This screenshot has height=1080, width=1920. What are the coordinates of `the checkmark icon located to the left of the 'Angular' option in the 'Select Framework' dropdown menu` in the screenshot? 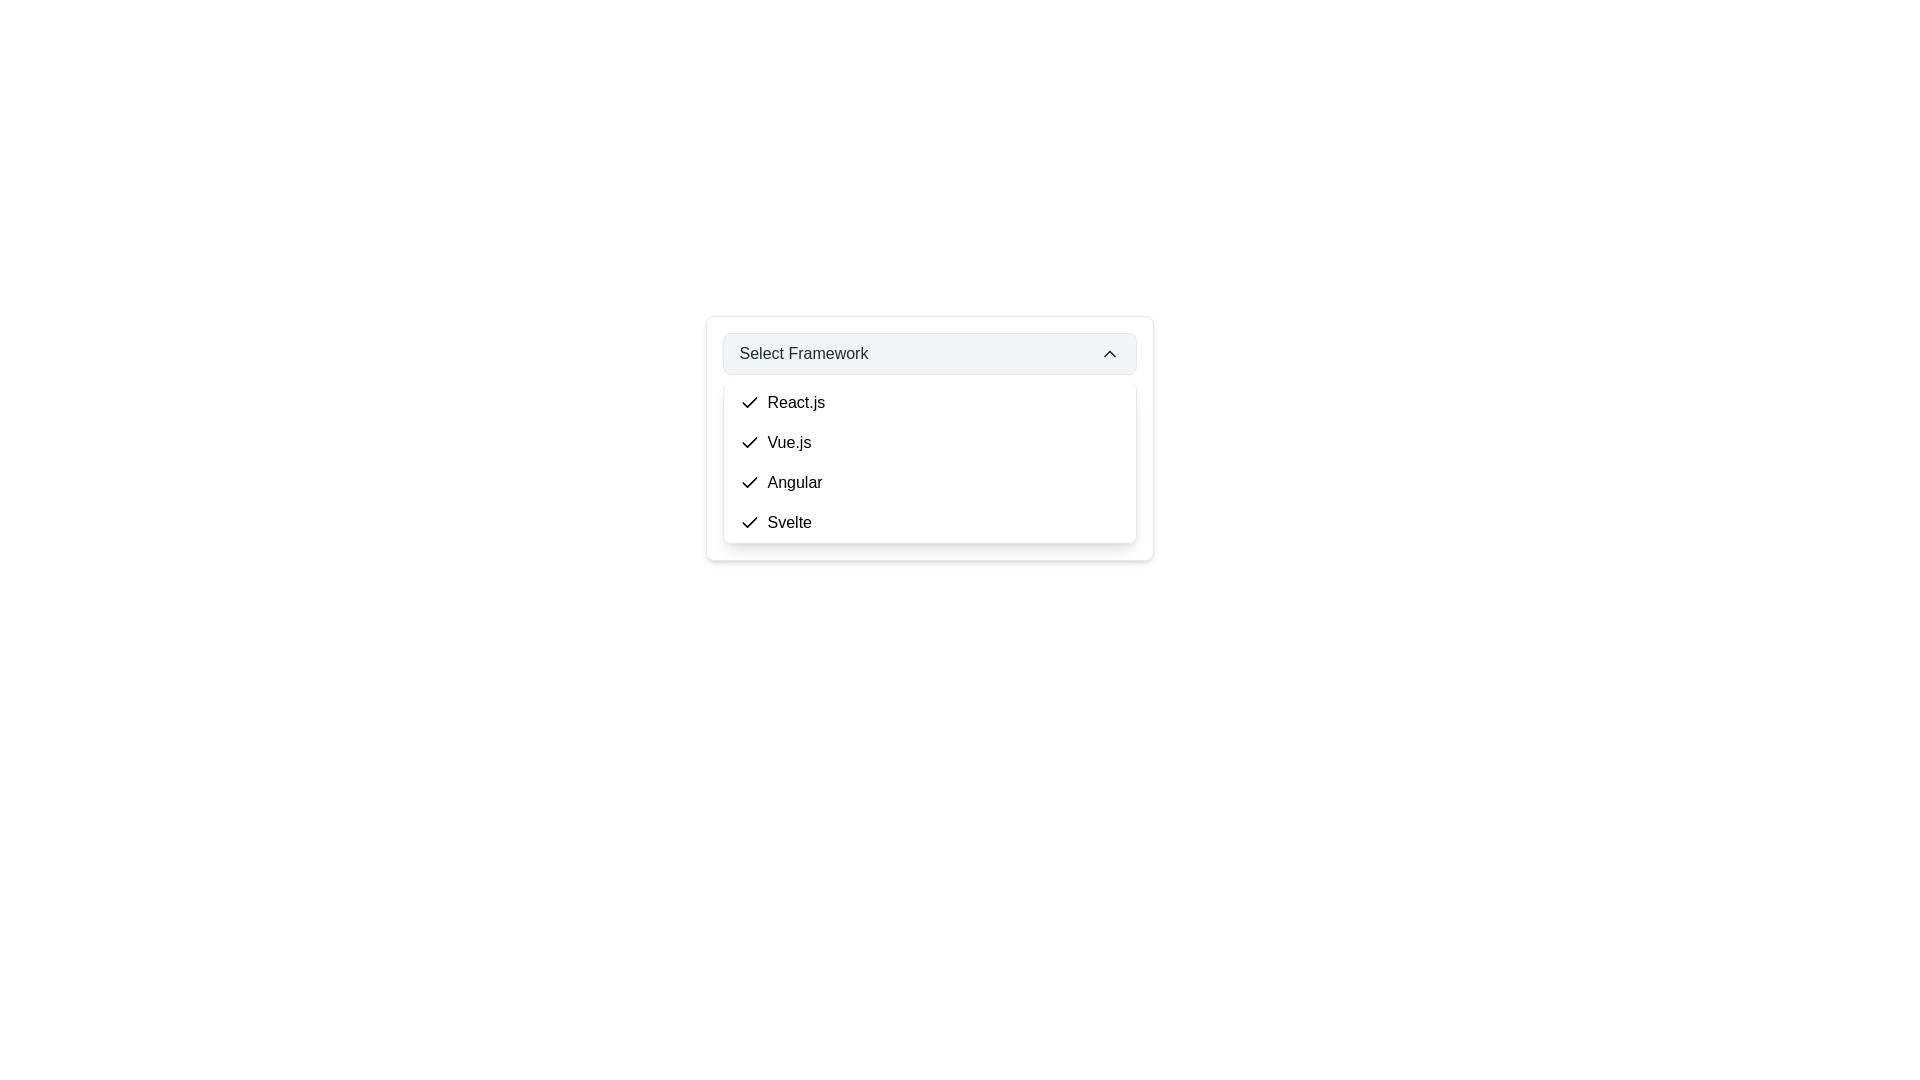 It's located at (748, 482).